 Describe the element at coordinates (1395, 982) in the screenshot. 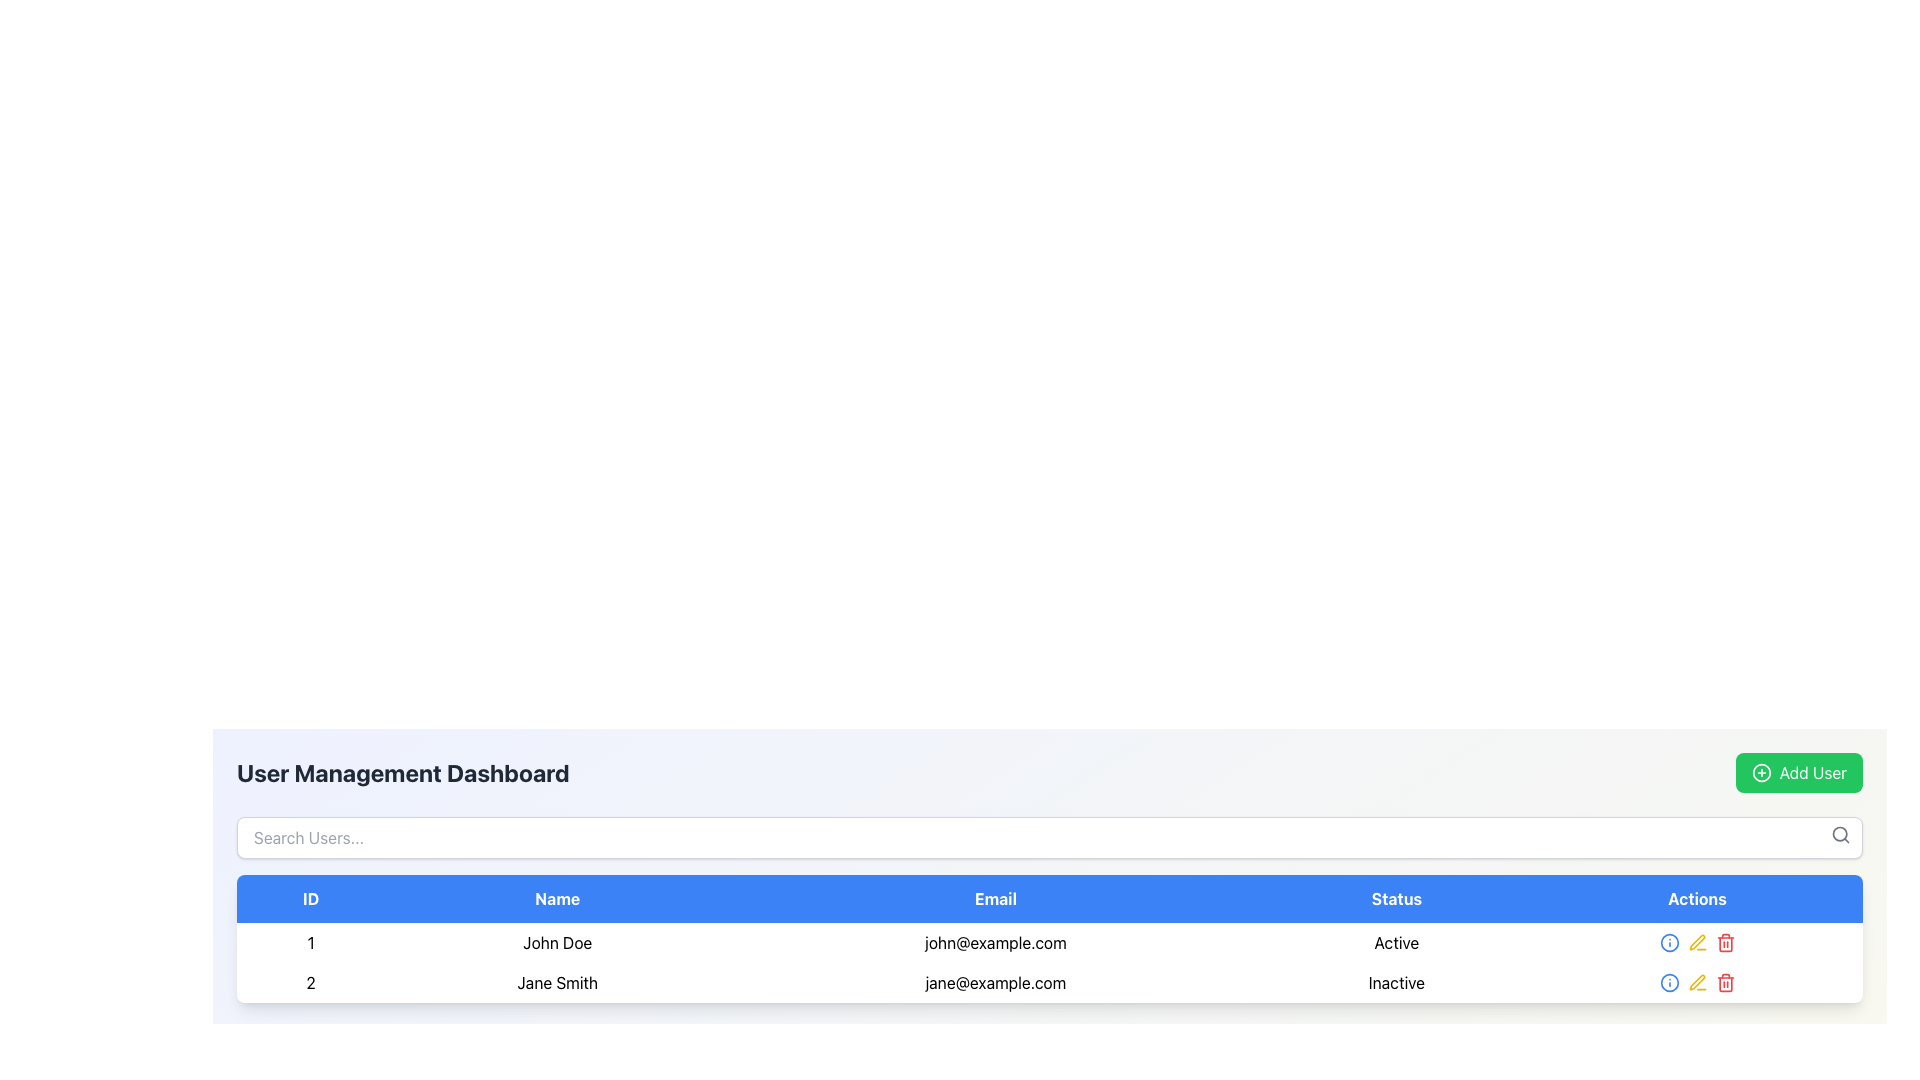

I see `the text label displaying 'Inactive' in the status column of the user management table for the user Jane Smith` at that location.